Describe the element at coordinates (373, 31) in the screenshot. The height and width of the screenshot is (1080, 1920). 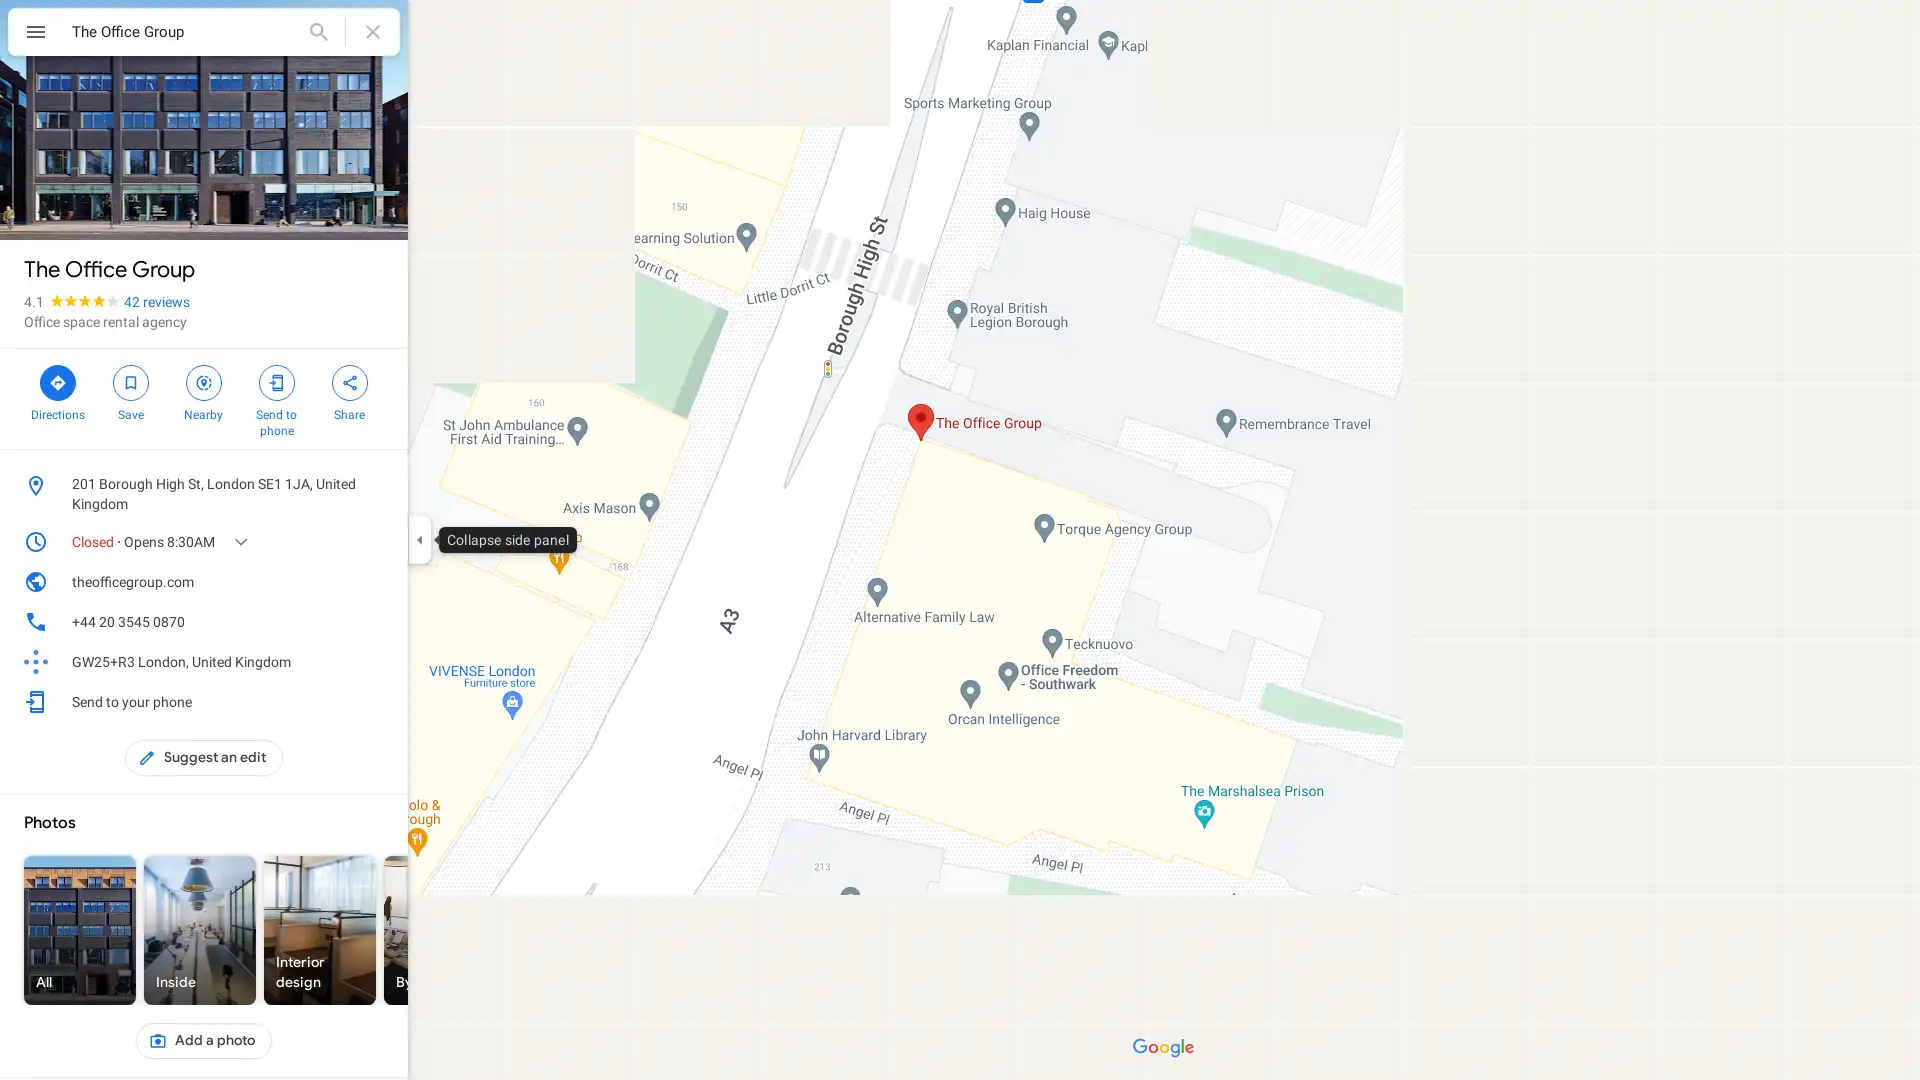
I see `Clear search` at that location.